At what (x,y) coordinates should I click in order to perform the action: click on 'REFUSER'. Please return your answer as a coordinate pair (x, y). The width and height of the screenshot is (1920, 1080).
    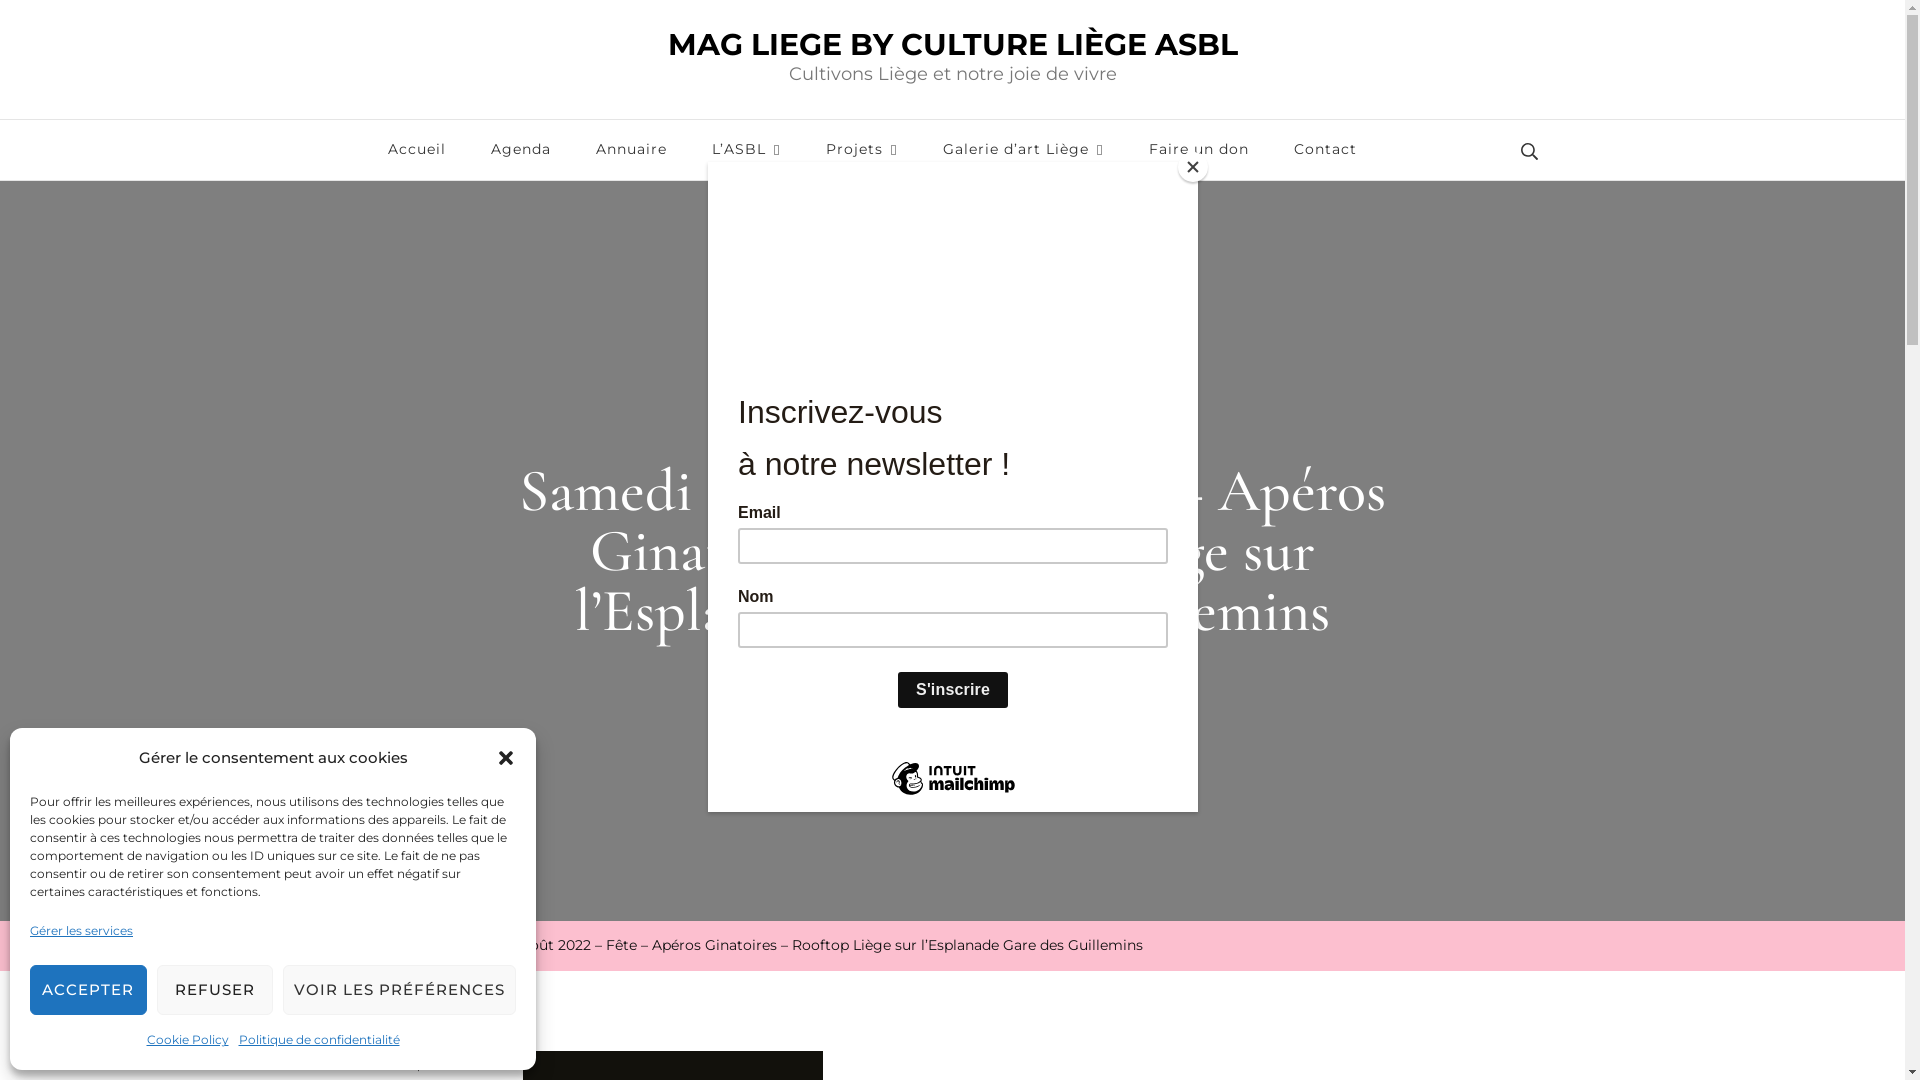
    Looking at the image, I should click on (214, 990).